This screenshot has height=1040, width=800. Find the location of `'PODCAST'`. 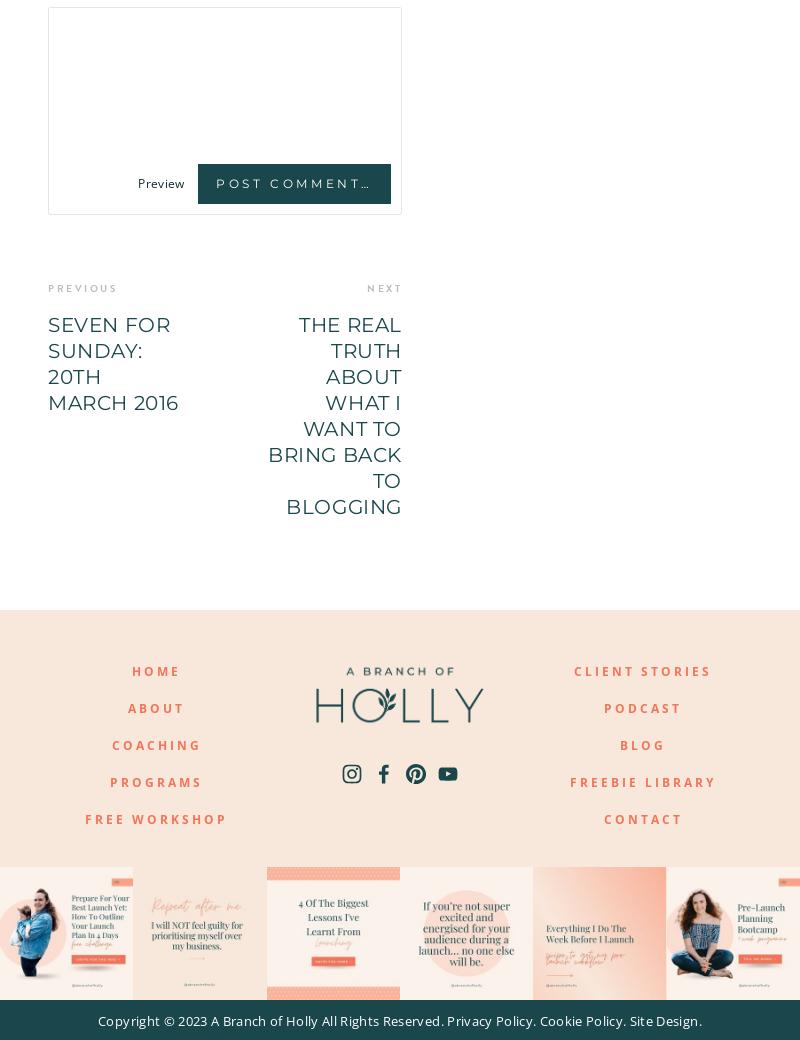

'PODCAST' is located at coordinates (641, 708).